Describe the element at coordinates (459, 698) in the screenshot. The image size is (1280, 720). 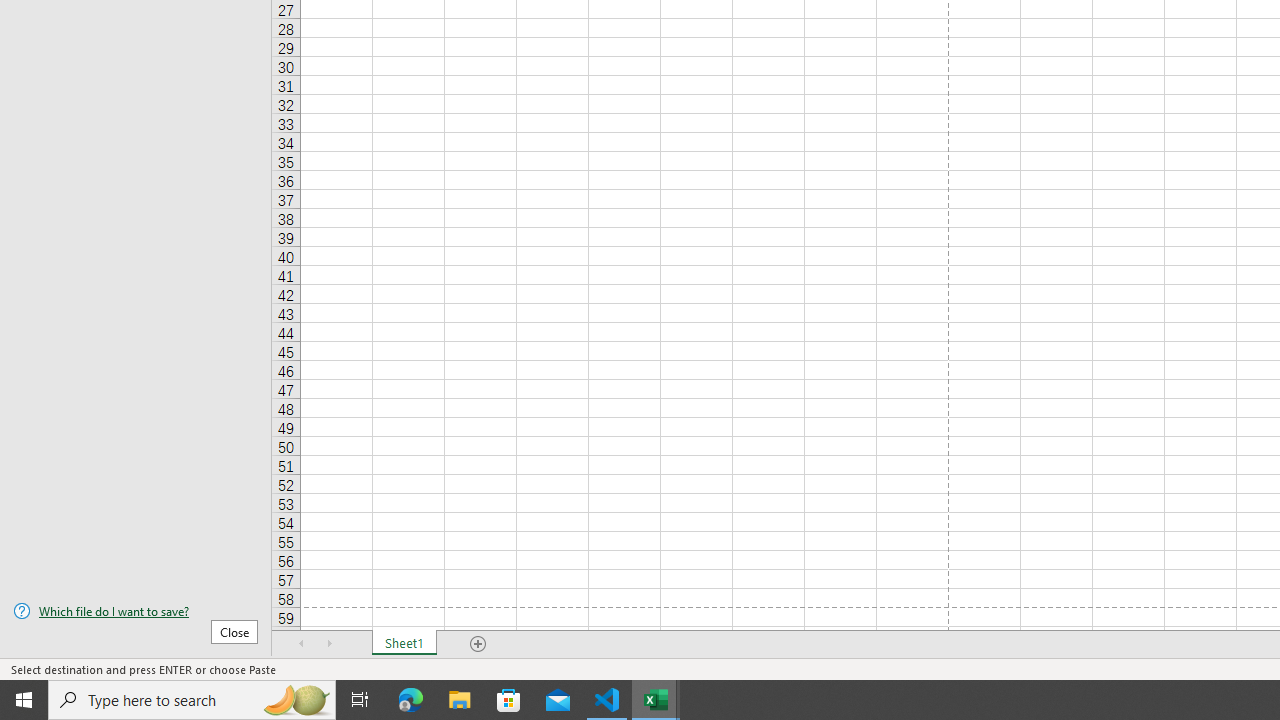
I see `'File Explorer'` at that location.